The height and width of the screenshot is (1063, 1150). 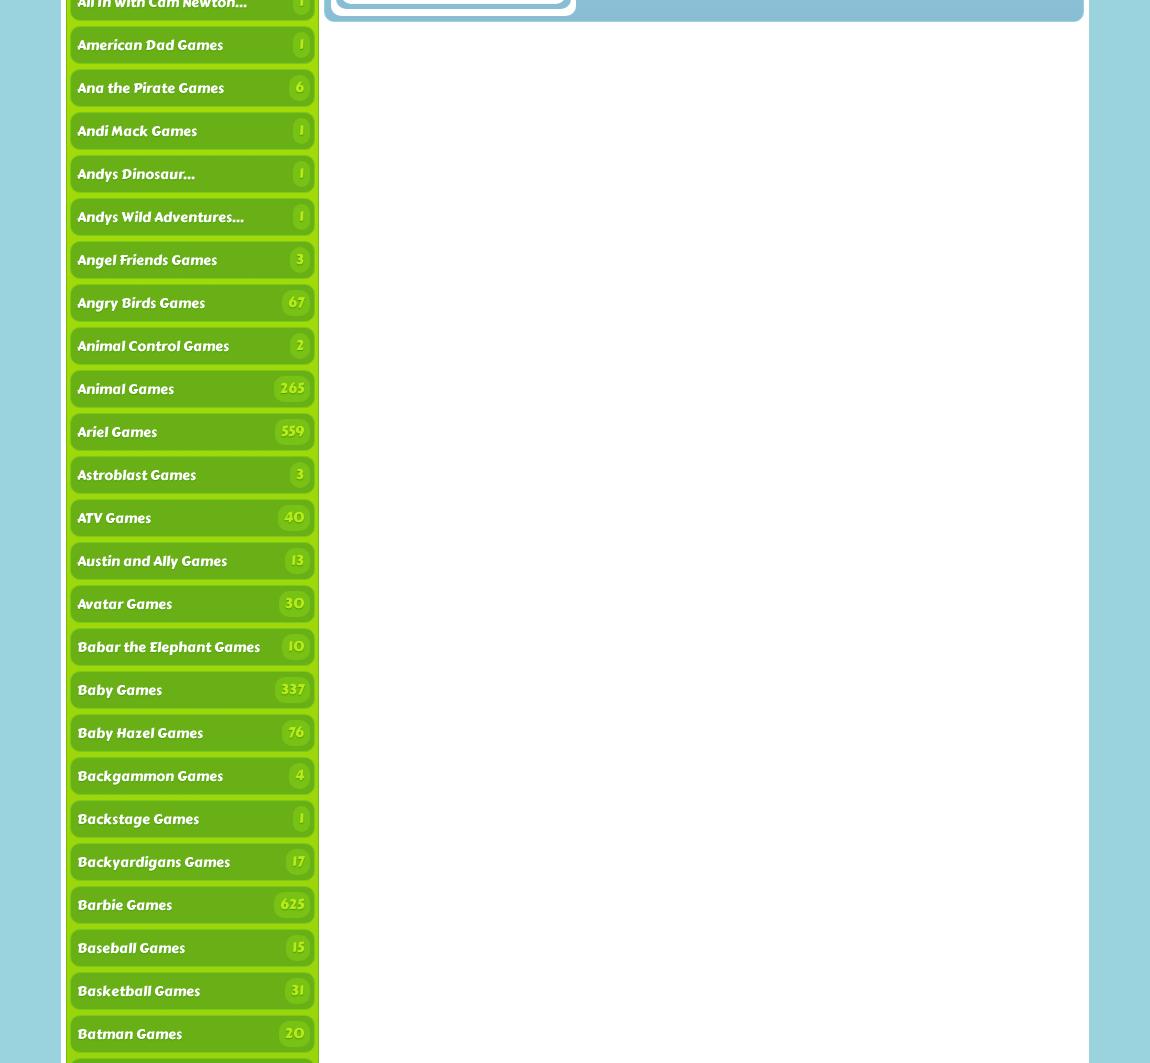 I want to click on 'Angel Friends Games', so click(x=145, y=260).